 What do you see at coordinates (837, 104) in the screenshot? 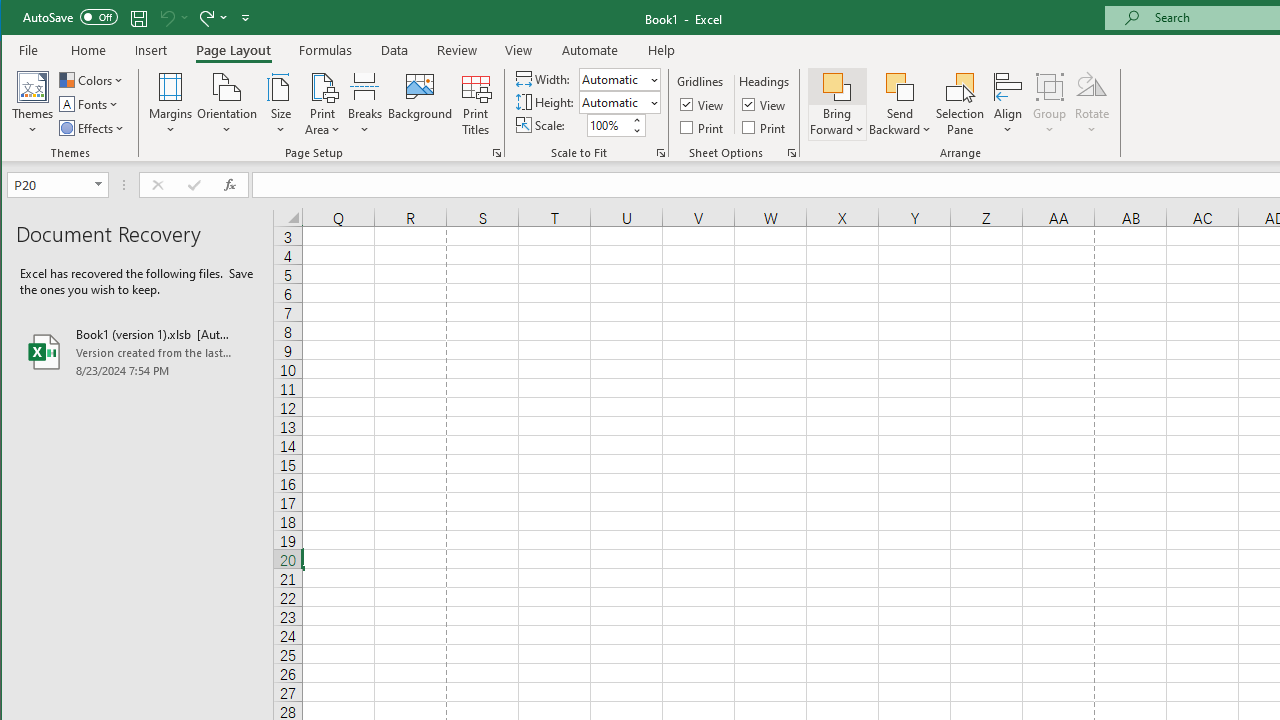
I see `'Bring Forward'` at bounding box center [837, 104].